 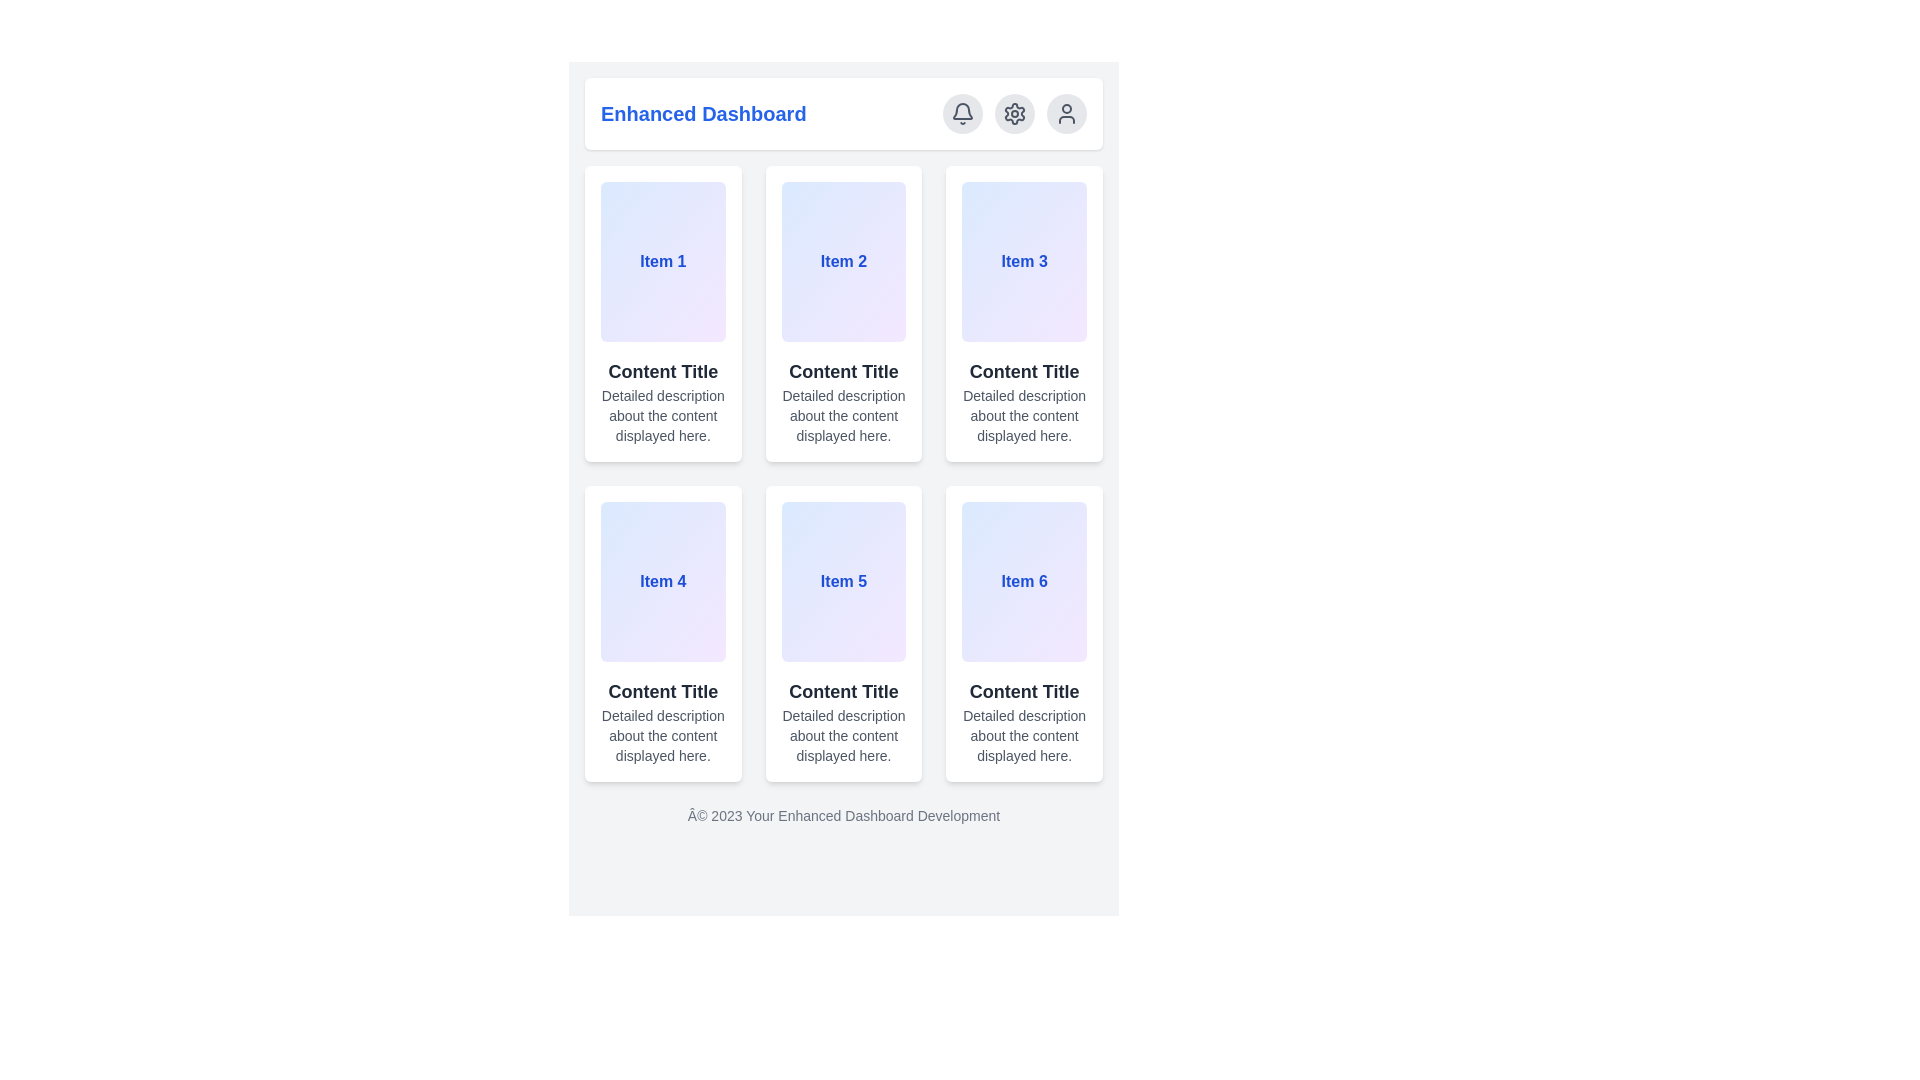 What do you see at coordinates (844, 633) in the screenshot?
I see `the information panel card displaying 'Item 5' in the Enhanced Dashboard section, located in the second row, middle column of the grid` at bounding box center [844, 633].